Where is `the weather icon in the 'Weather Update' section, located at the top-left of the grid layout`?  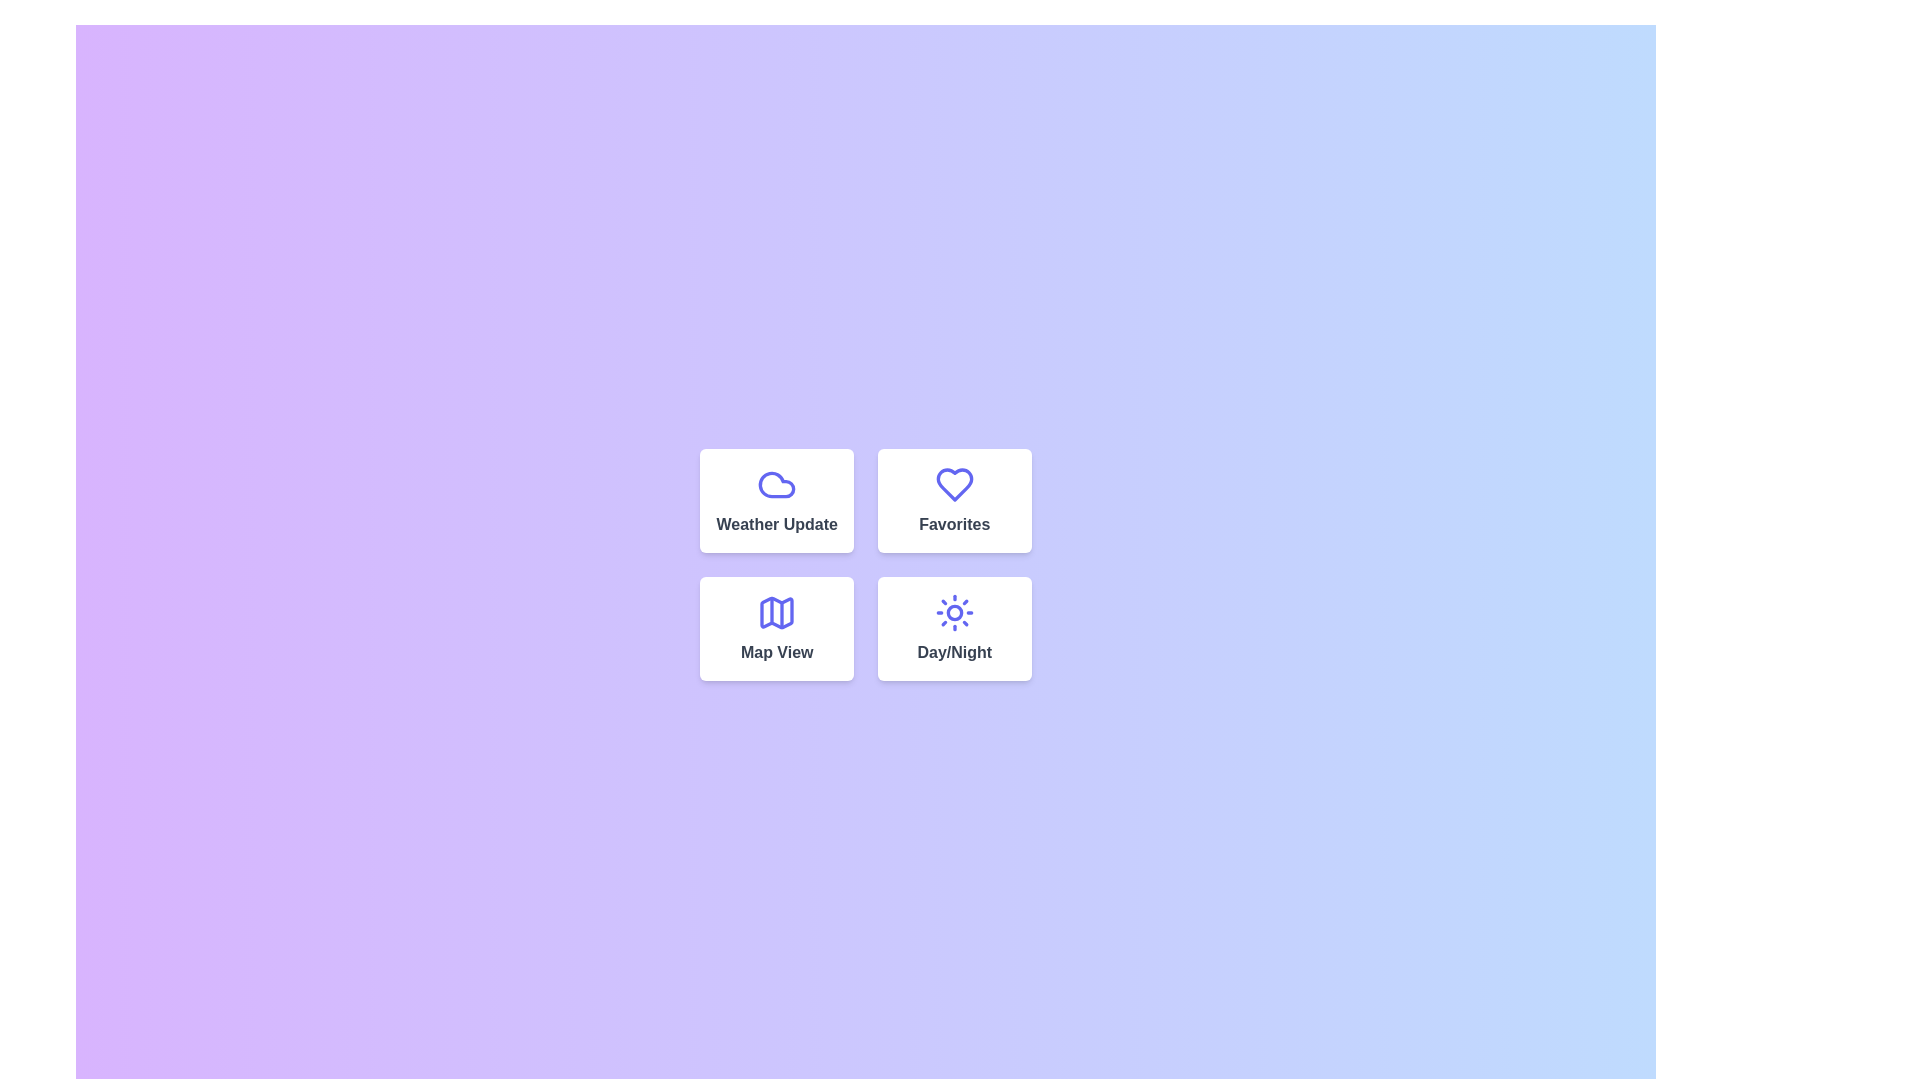 the weather icon in the 'Weather Update' section, located at the top-left of the grid layout is located at coordinates (776, 485).